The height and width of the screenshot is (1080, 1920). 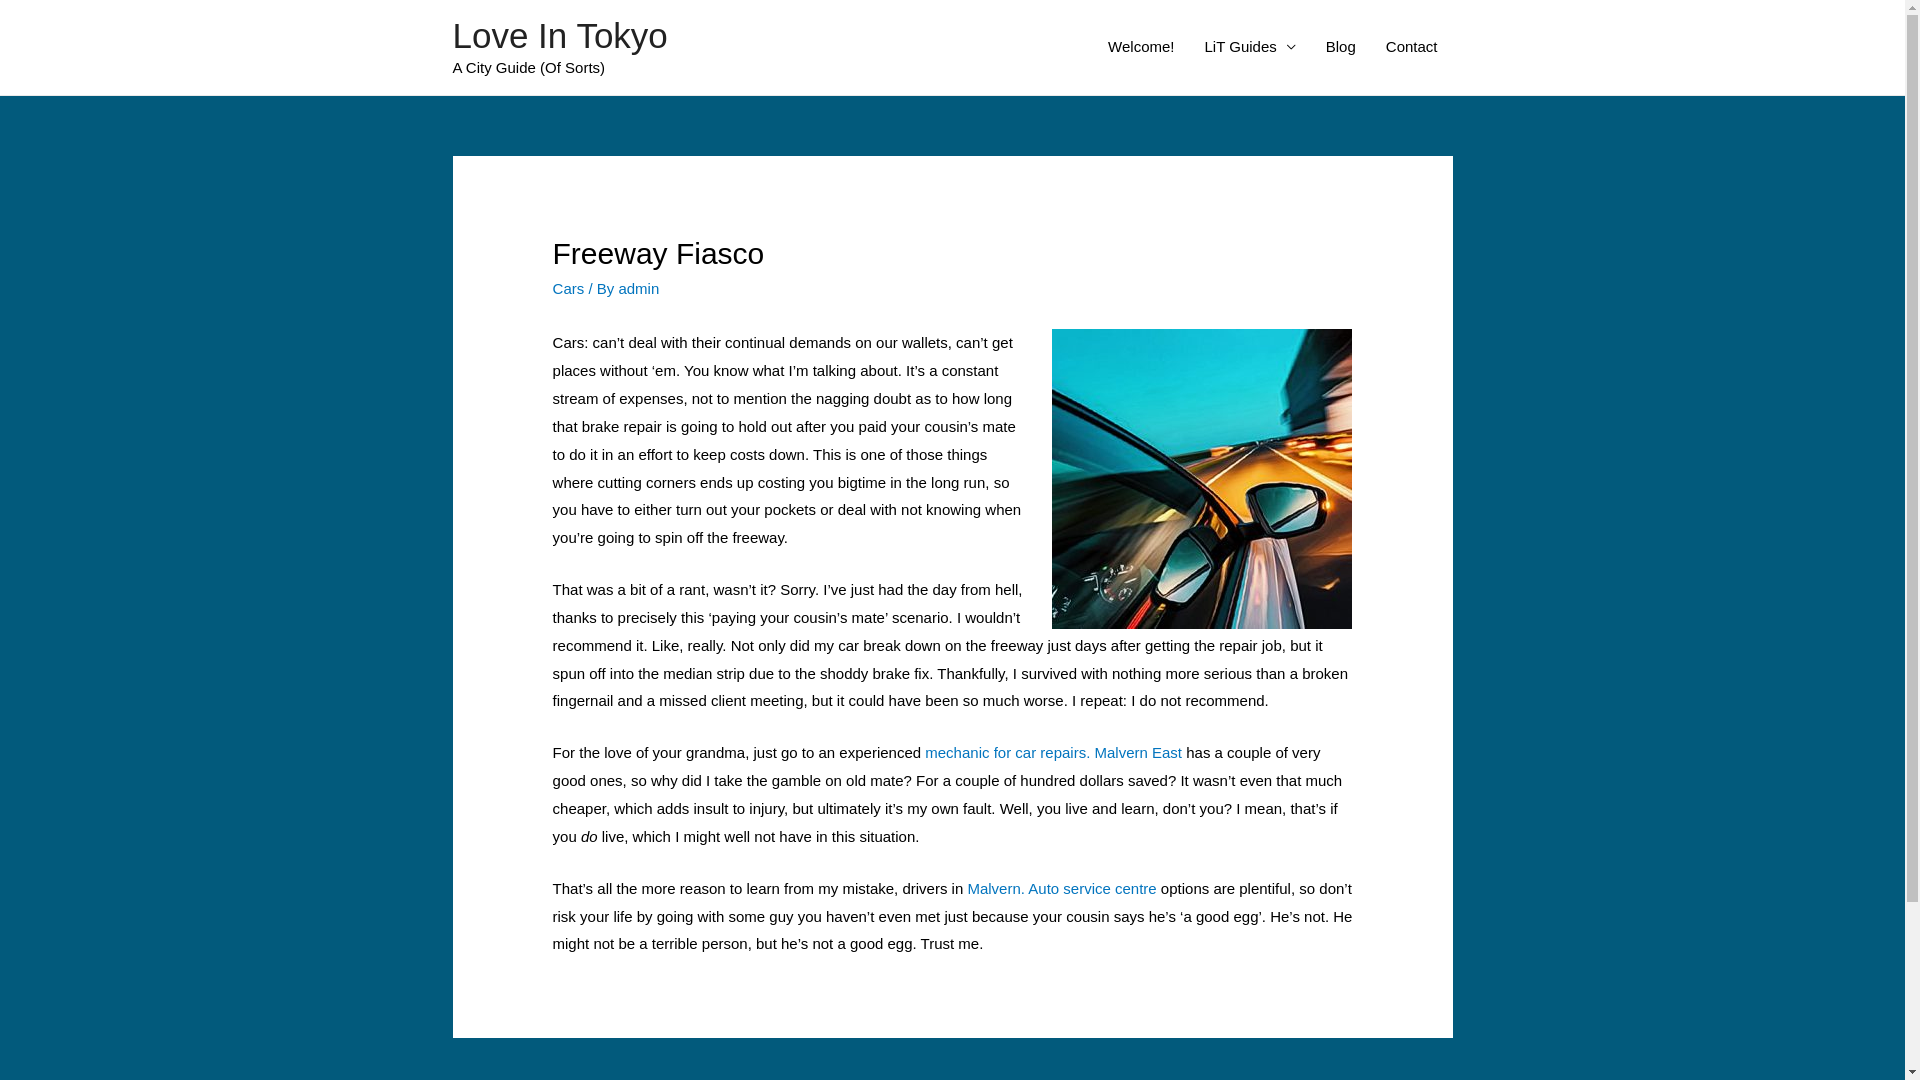 What do you see at coordinates (1410, 45) in the screenshot?
I see `'Contact'` at bounding box center [1410, 45].